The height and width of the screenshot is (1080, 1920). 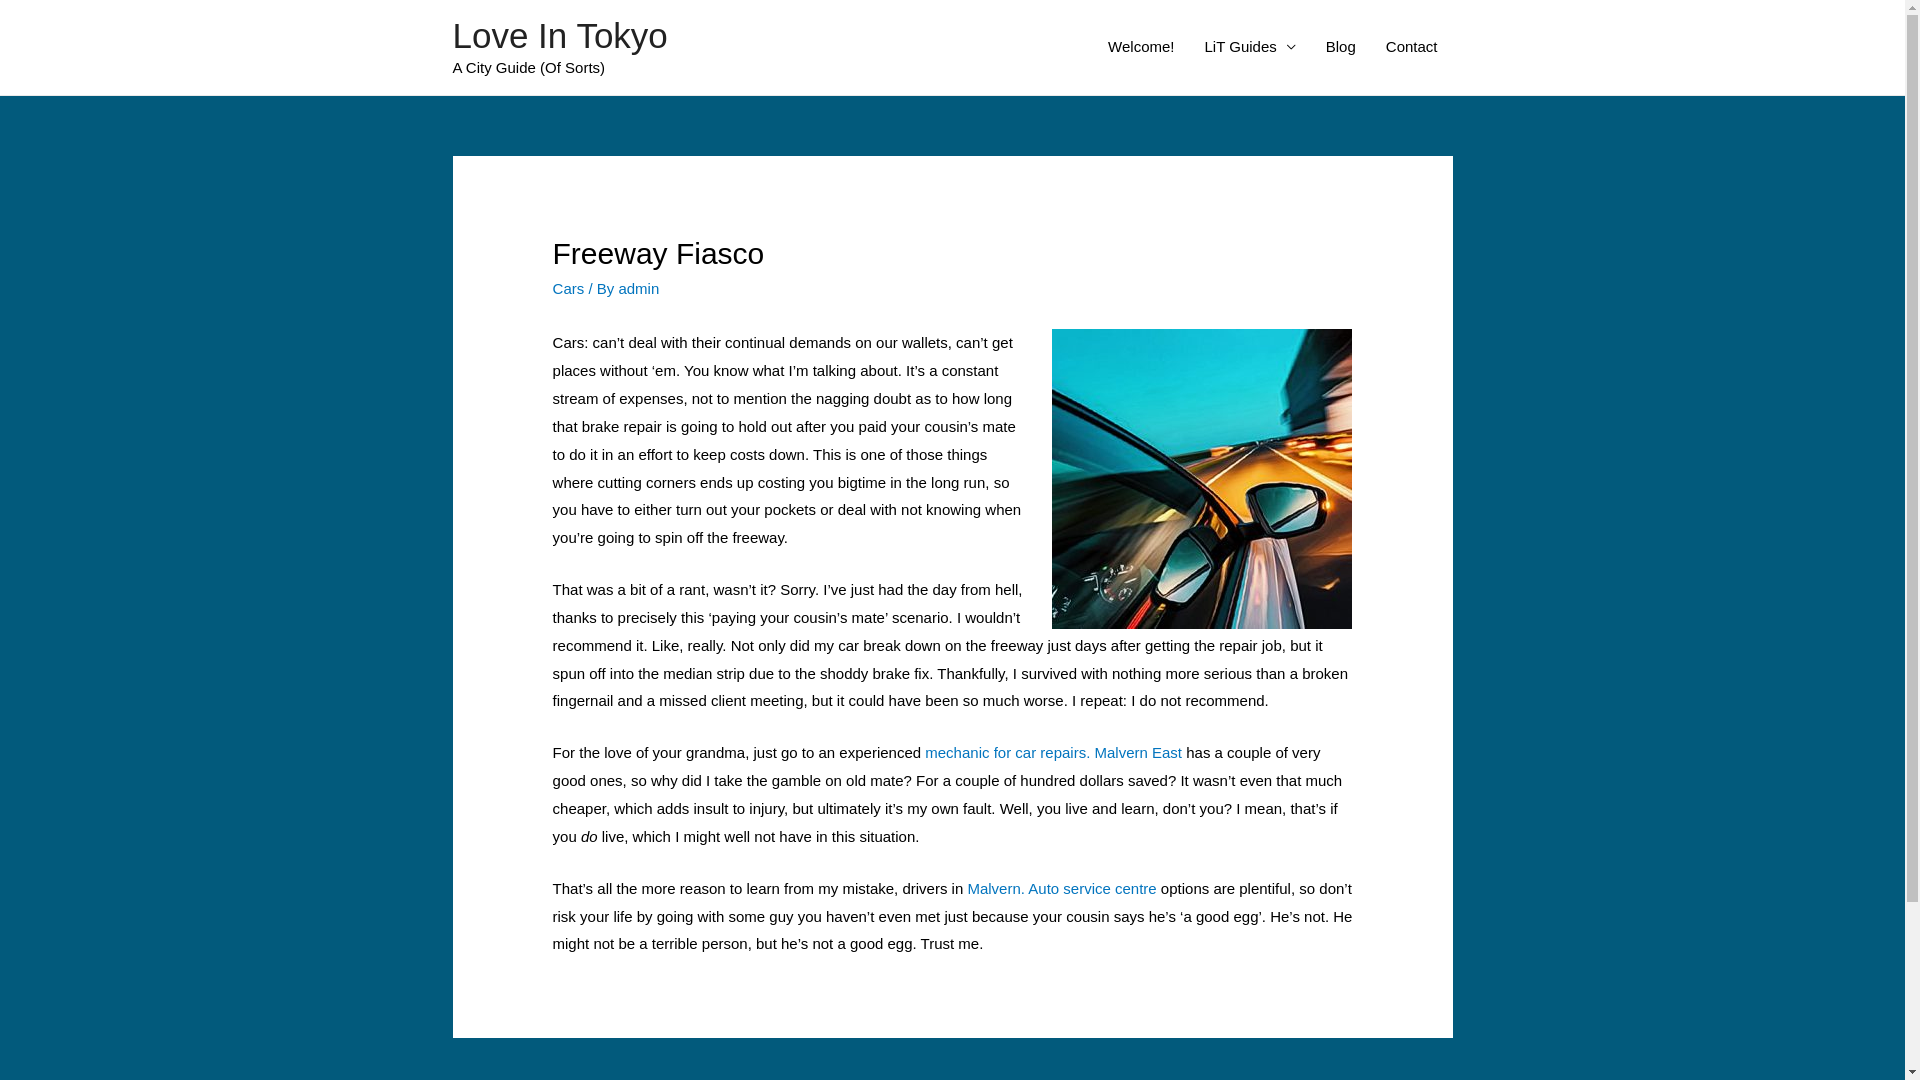 What do you see at coordinates (1410, 45) in the screenshot?
I see `'Contact'` at bounding box center [1410, 45].